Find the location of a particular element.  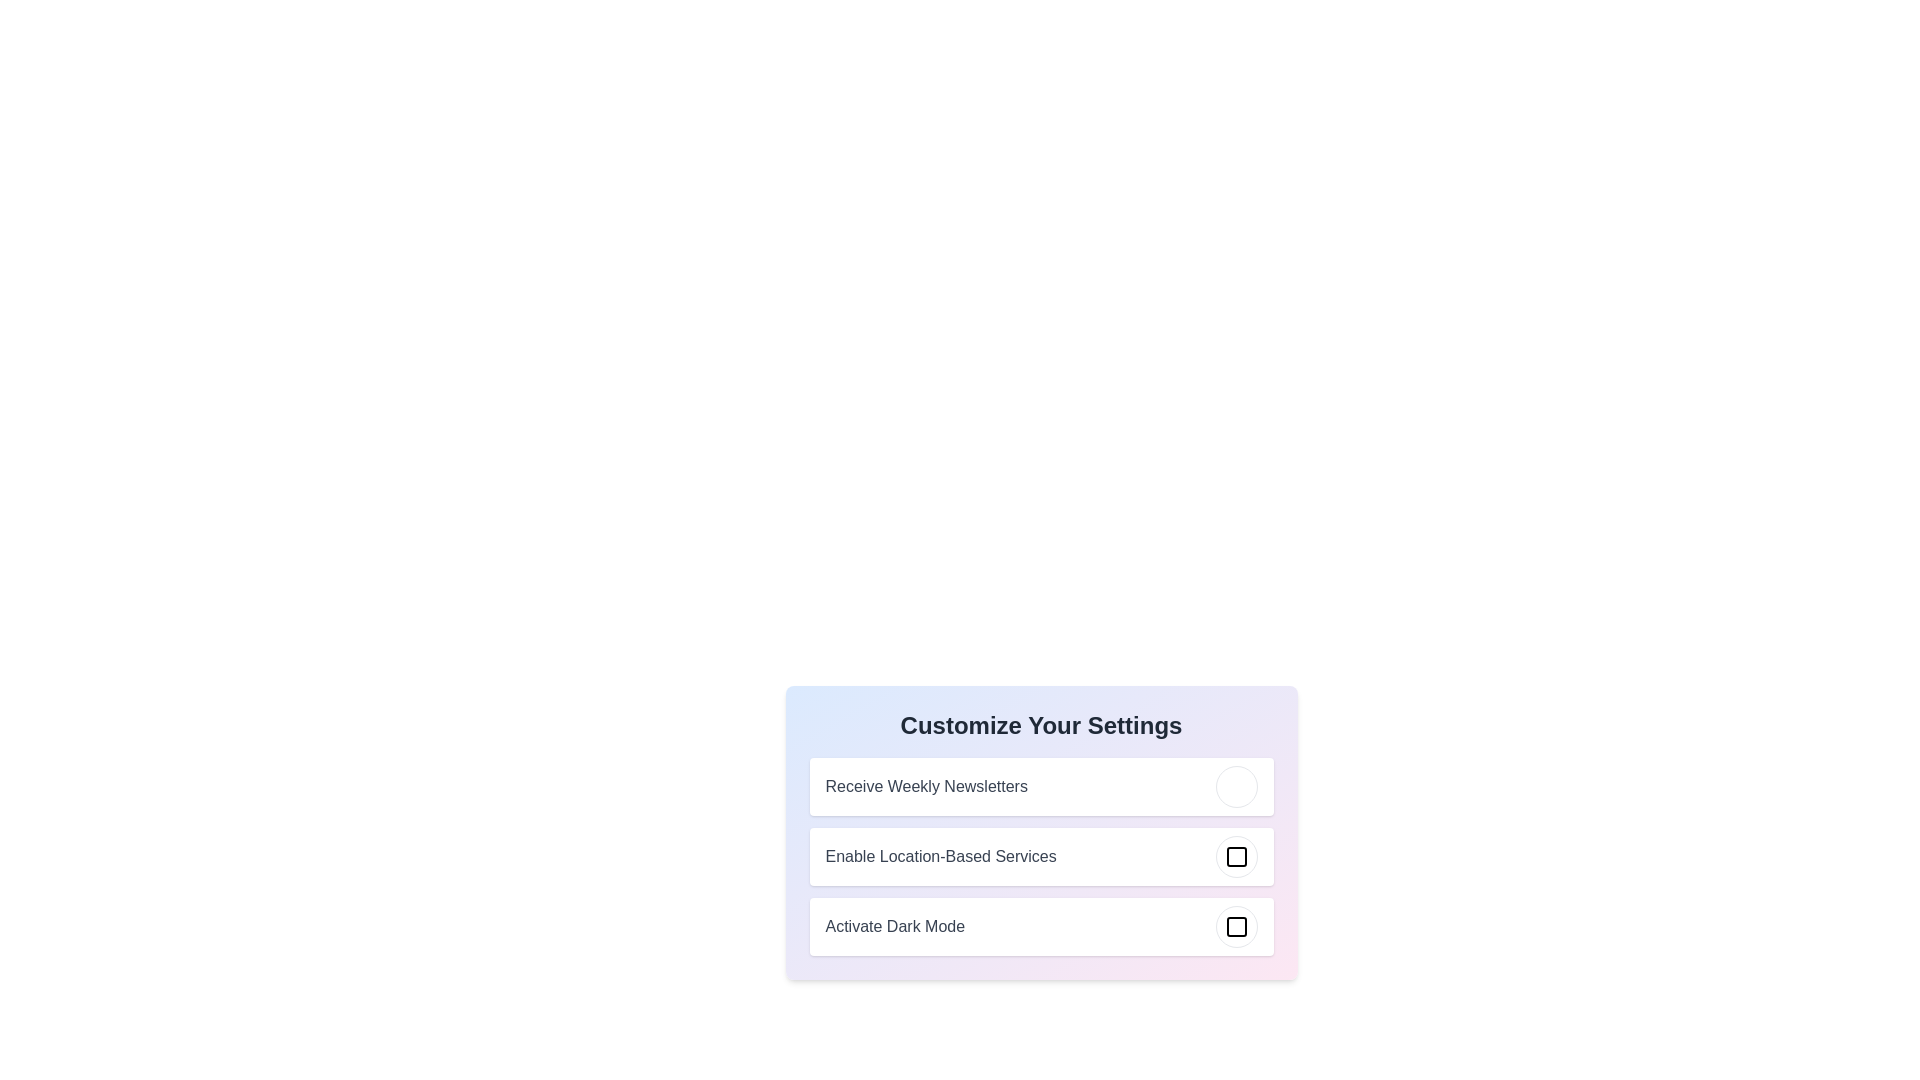

the 'Activate Dark Mode' static text label, which provides a description for the dark mode setting in the 'Customize Your Settings' panel is located at coordinates (894, 926).